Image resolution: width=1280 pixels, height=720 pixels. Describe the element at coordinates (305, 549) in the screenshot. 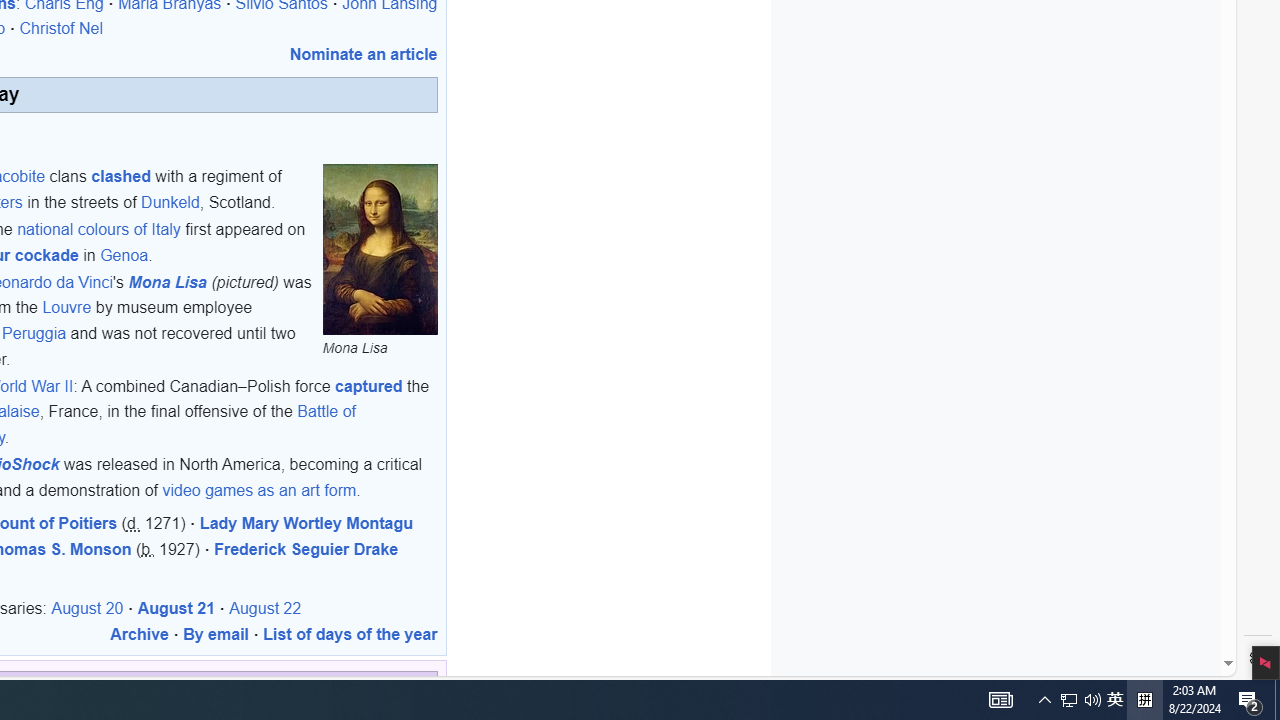

I see `'Frederick Seguier Drake'` at that location.